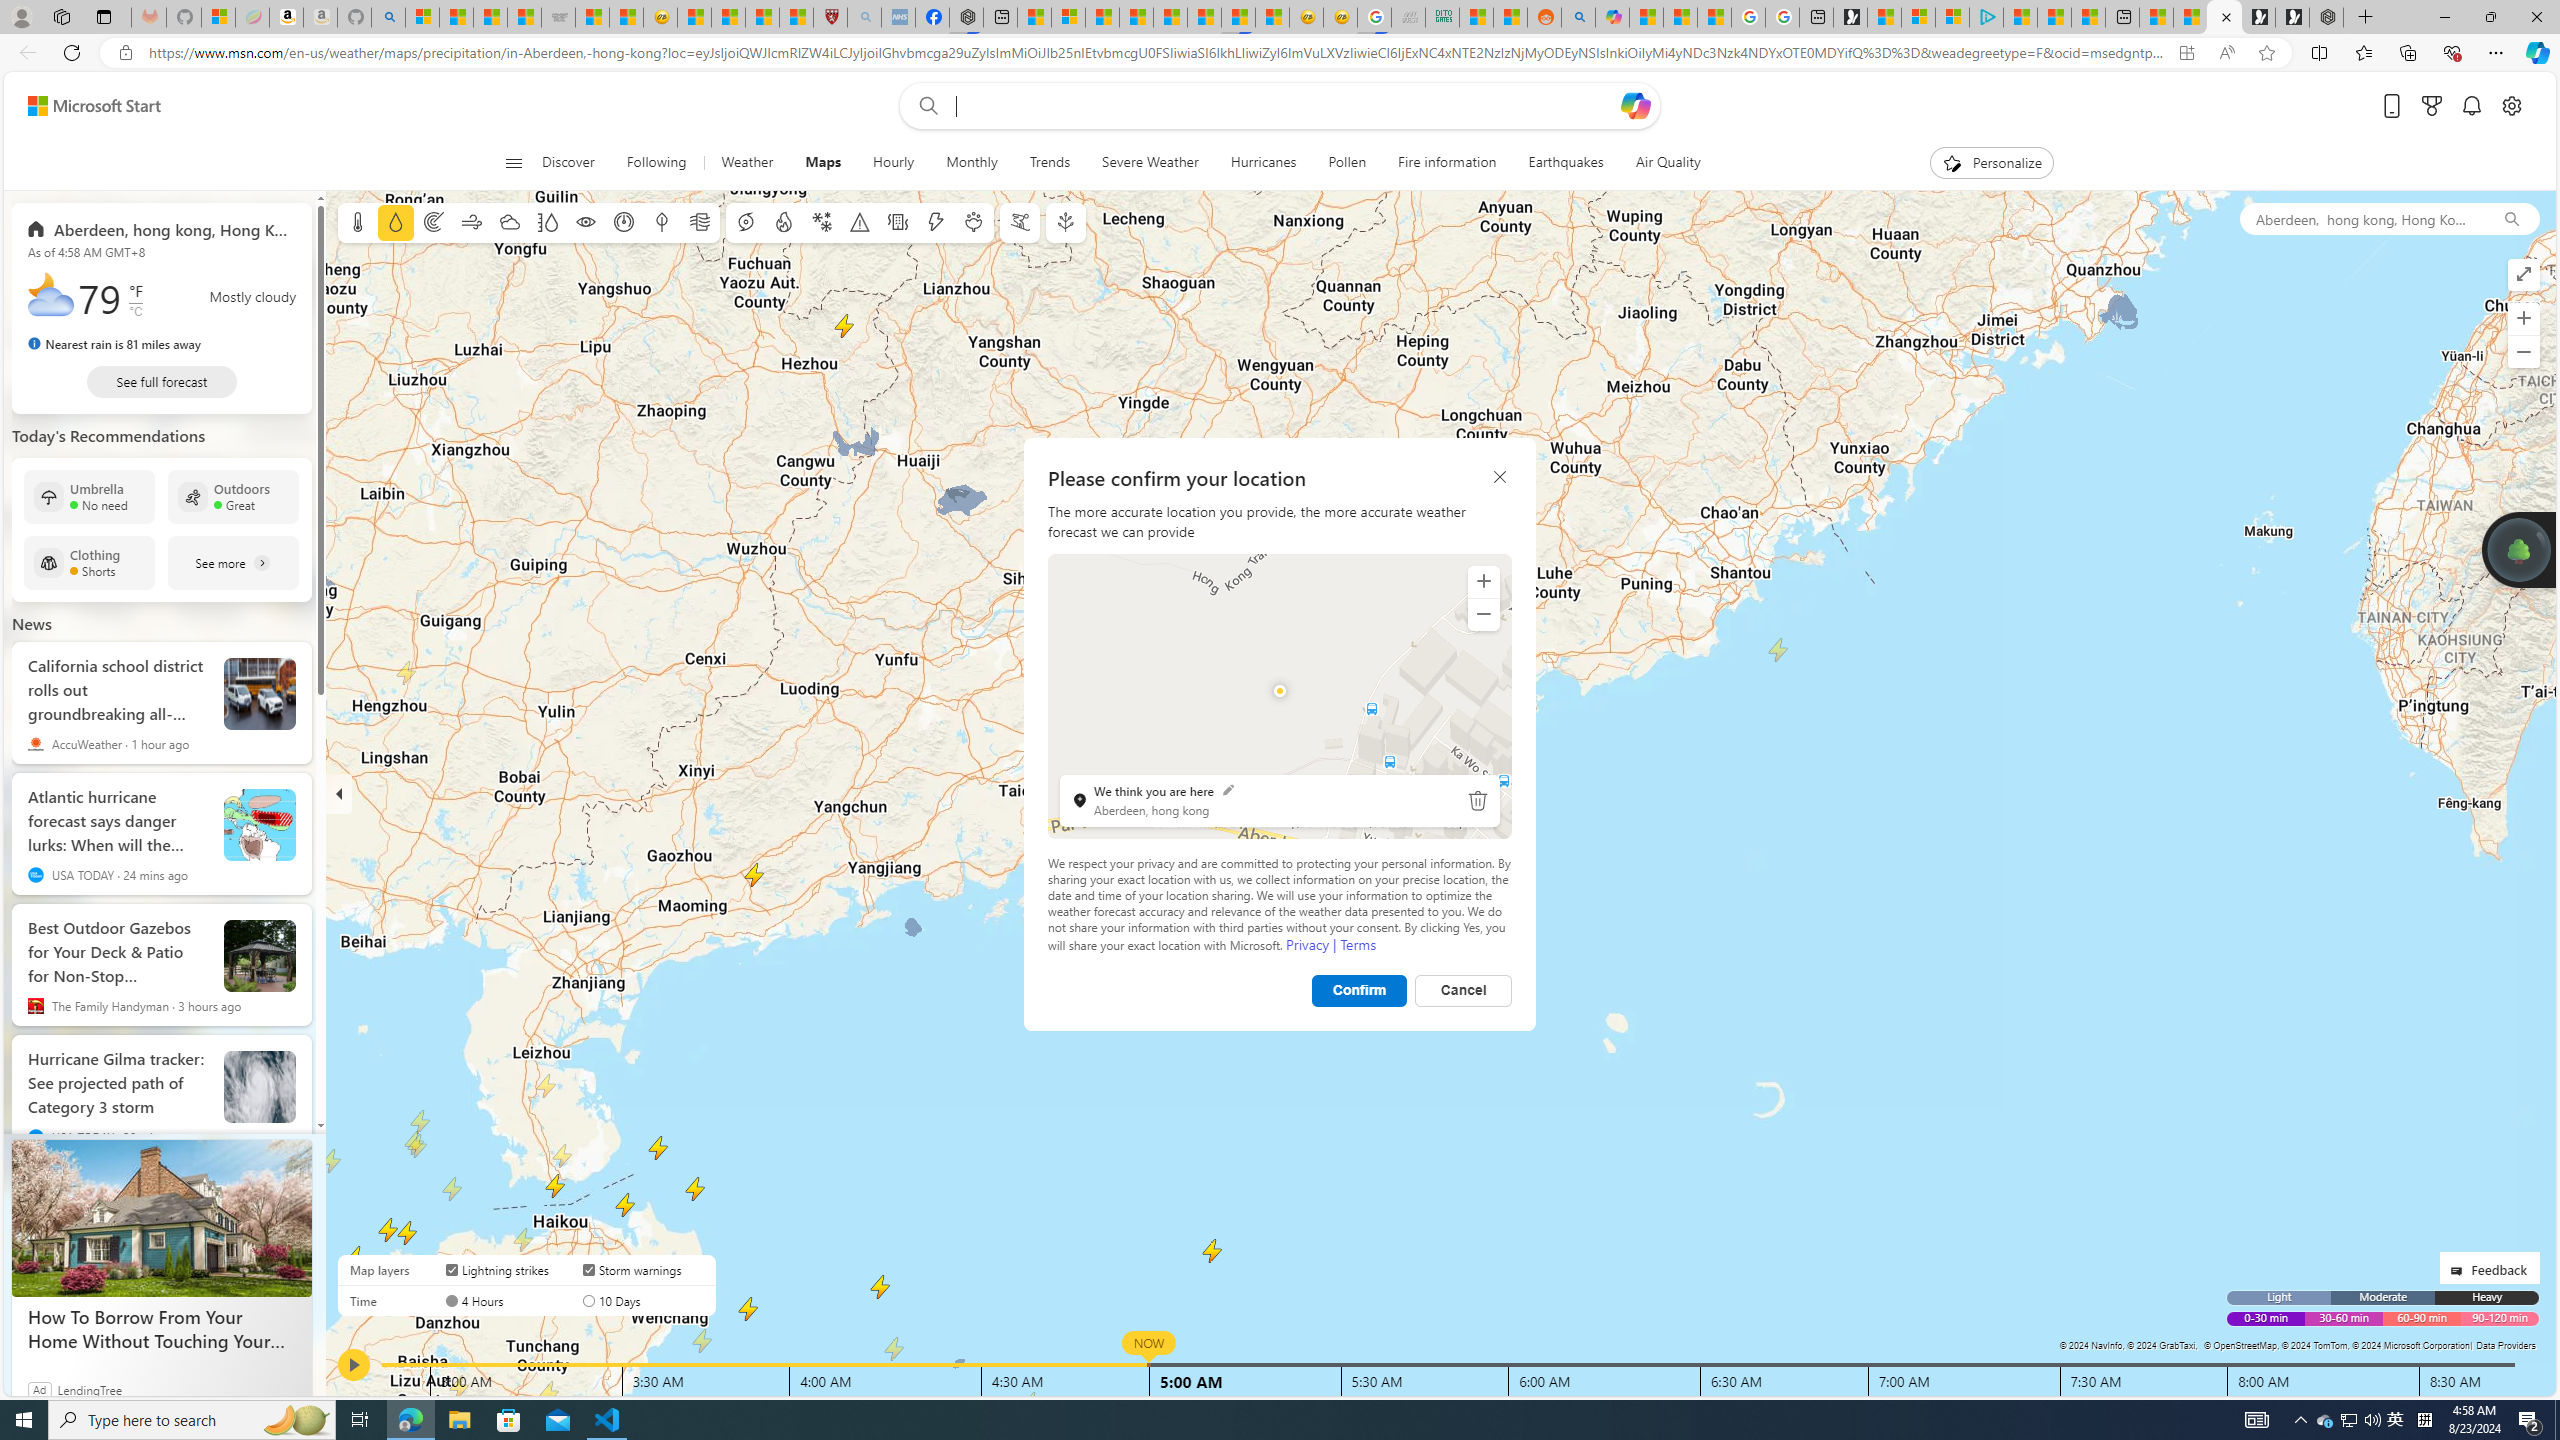 This screenshot has width=2560, height=1440. Describe the element at coordinates (1263, 162) in the screenshot. I see `'Hurricanes'` at that location.